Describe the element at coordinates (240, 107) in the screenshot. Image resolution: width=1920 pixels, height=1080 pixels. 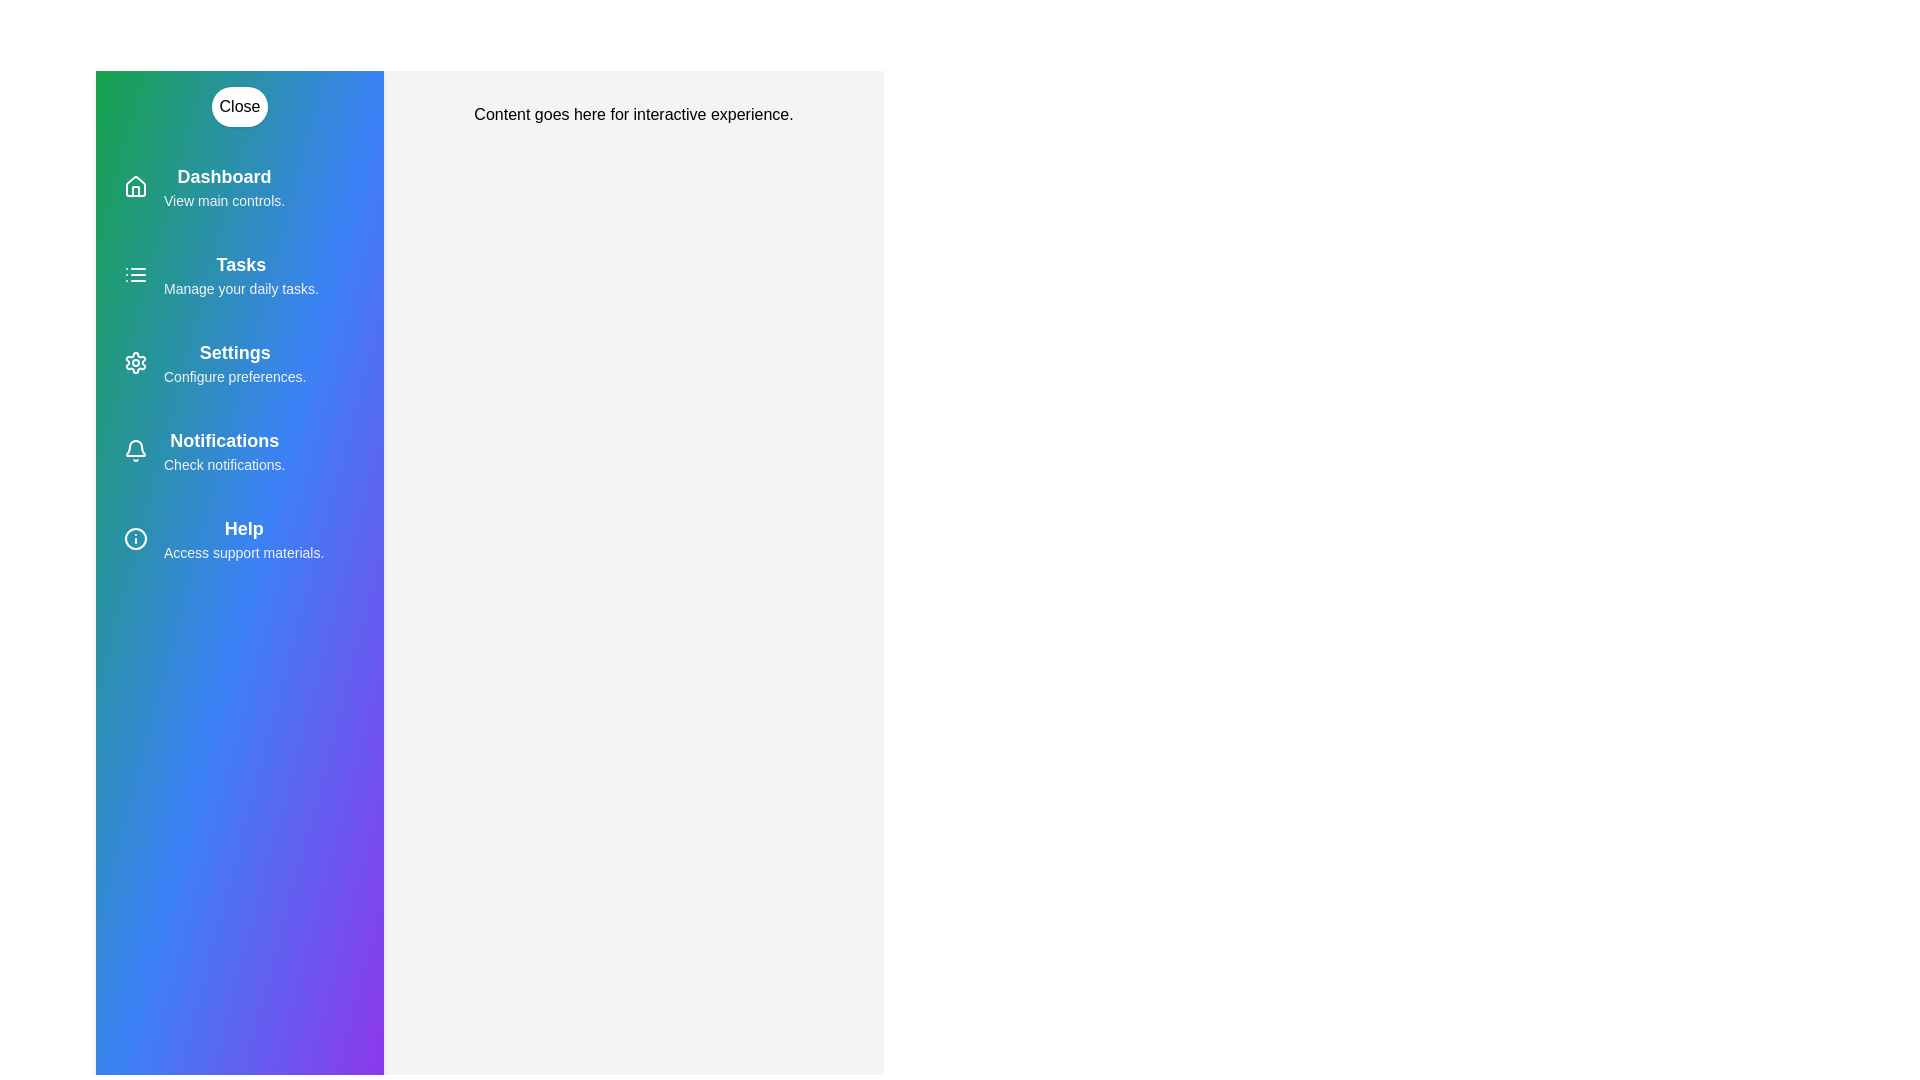
I see `'Close' button to toggle the drawer` at that location.